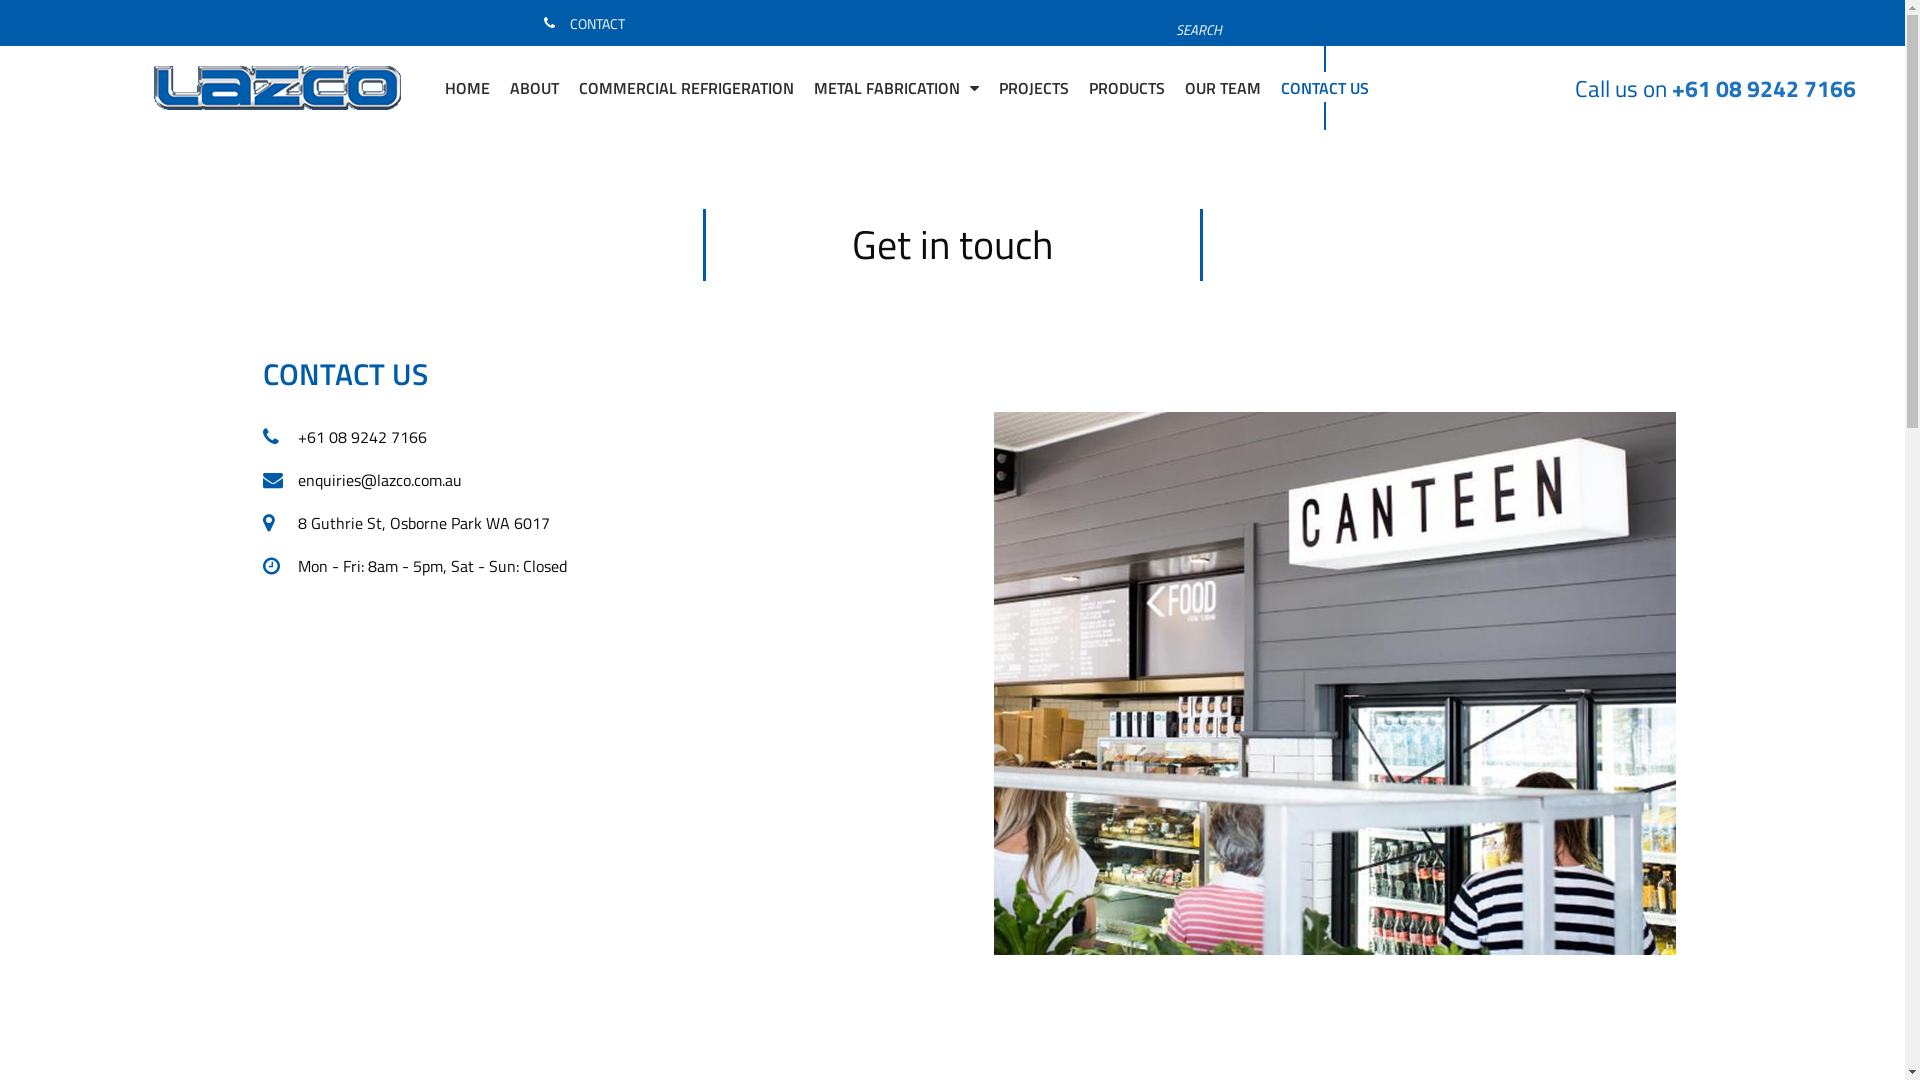  Describe the element at coordinates (1763, 86) in the screenshot. I see `'+61 08 9242 7166'` at that location.